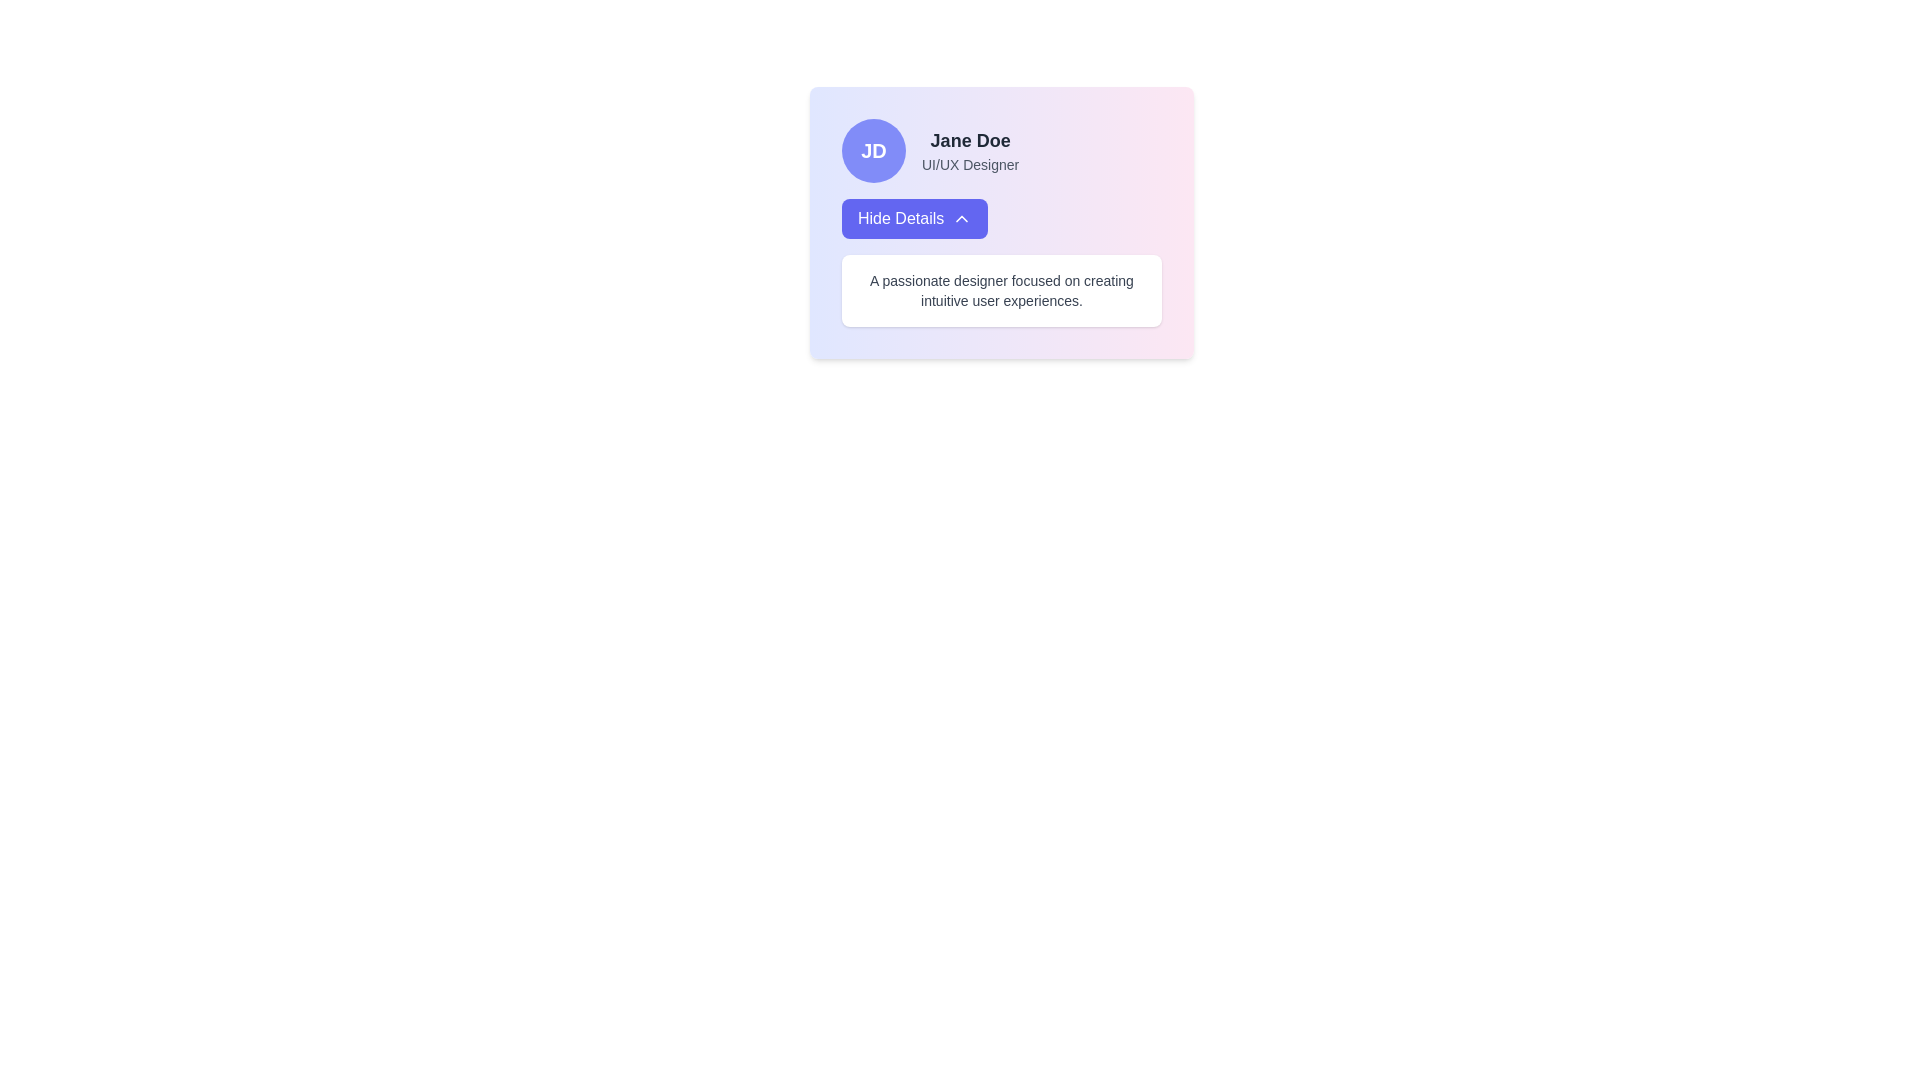 The image size is (1920, 1080). Describe the element at coordinates (970, 140) in the screenshot. I see `the text label displaying 'Jane Doe'` at that location.